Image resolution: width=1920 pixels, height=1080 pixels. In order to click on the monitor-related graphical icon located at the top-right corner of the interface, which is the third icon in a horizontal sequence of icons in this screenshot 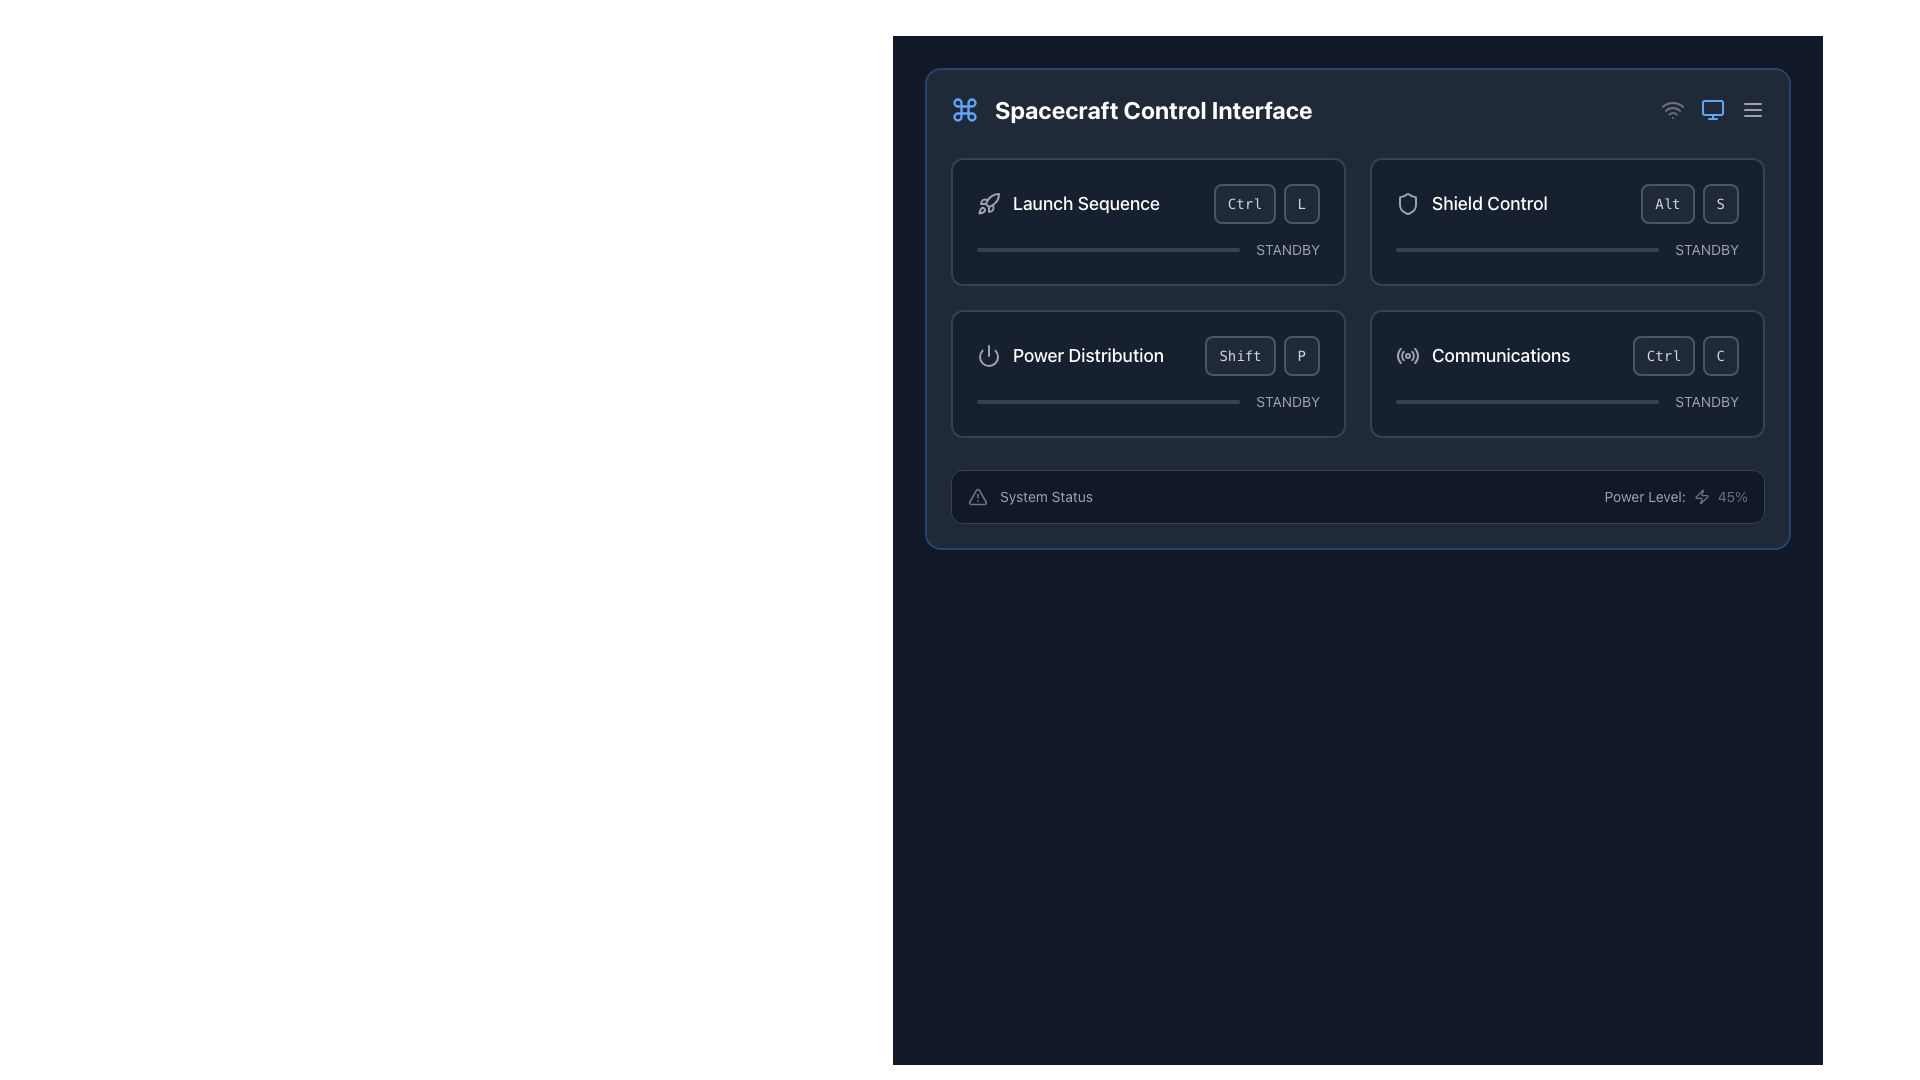, I will do `click(1712, 108)`.